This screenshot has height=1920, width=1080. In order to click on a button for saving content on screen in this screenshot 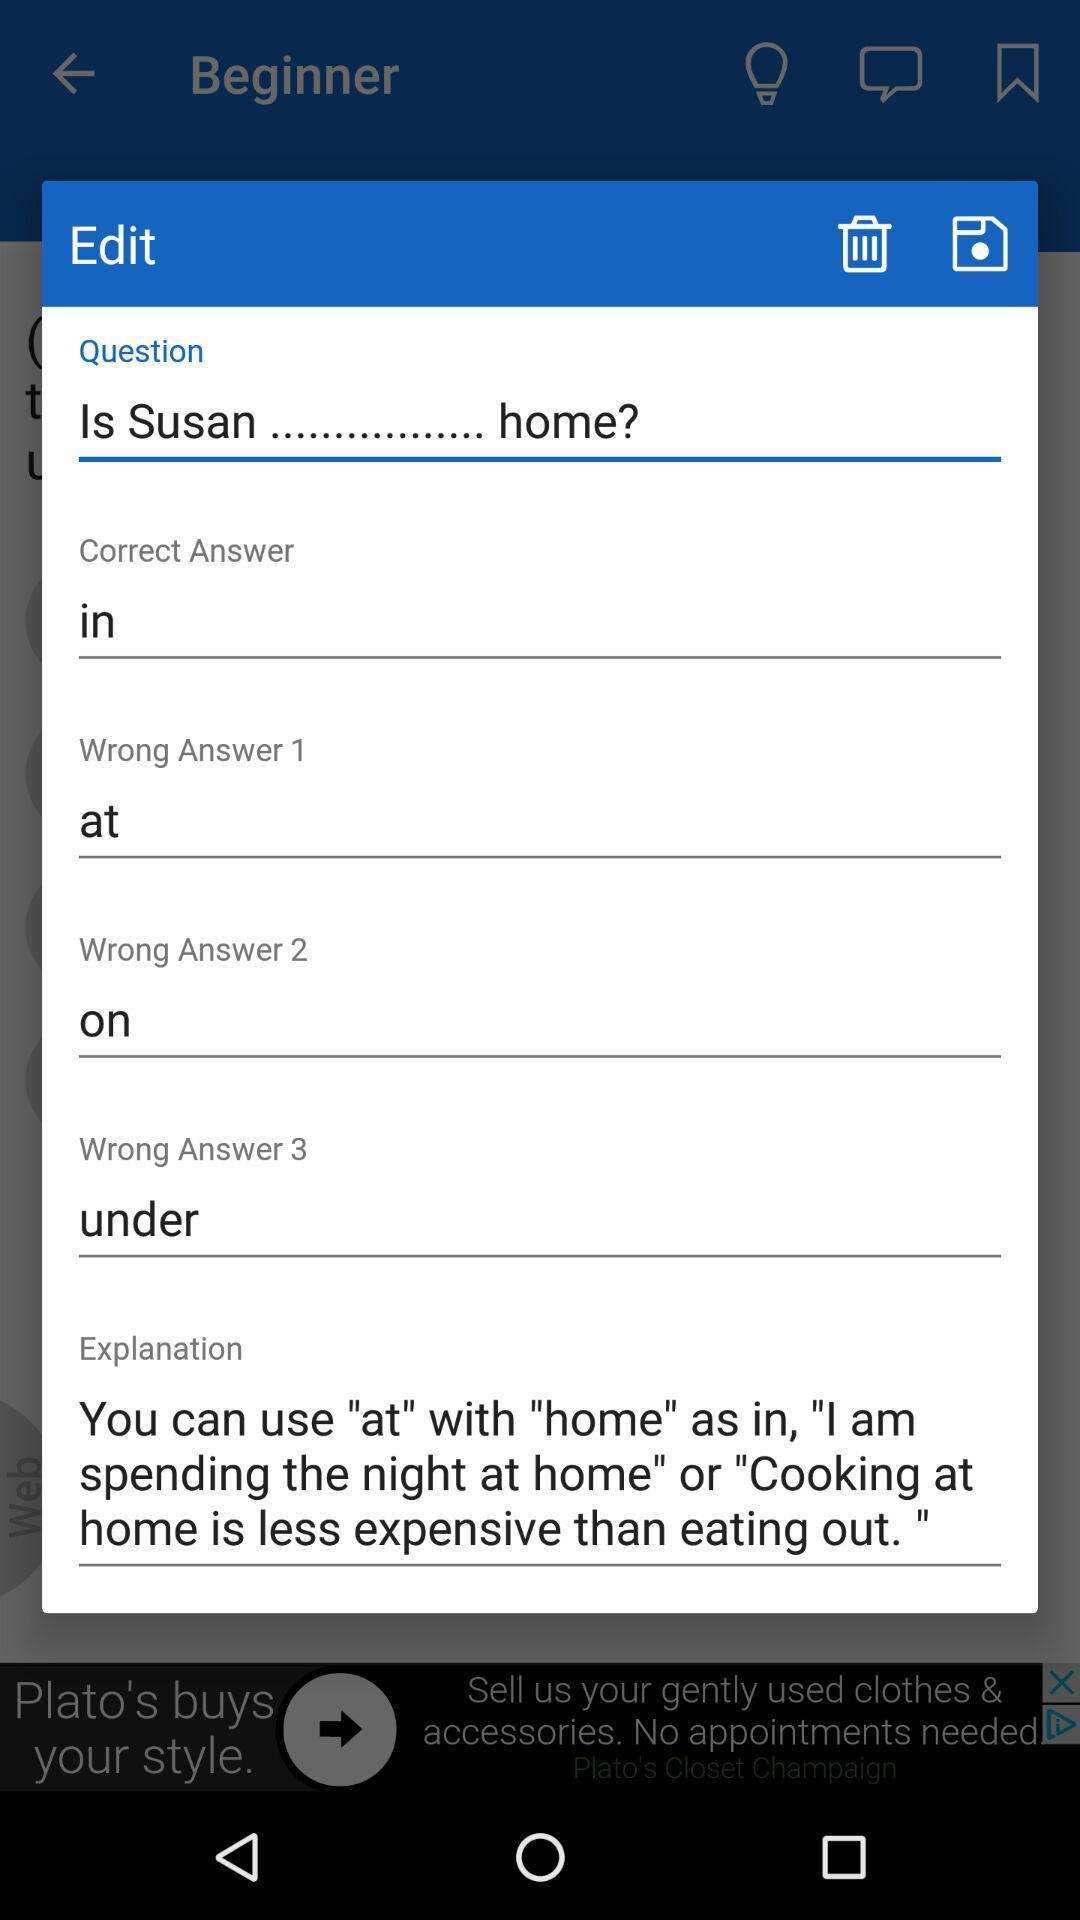, I will do `click(979, 242)`.